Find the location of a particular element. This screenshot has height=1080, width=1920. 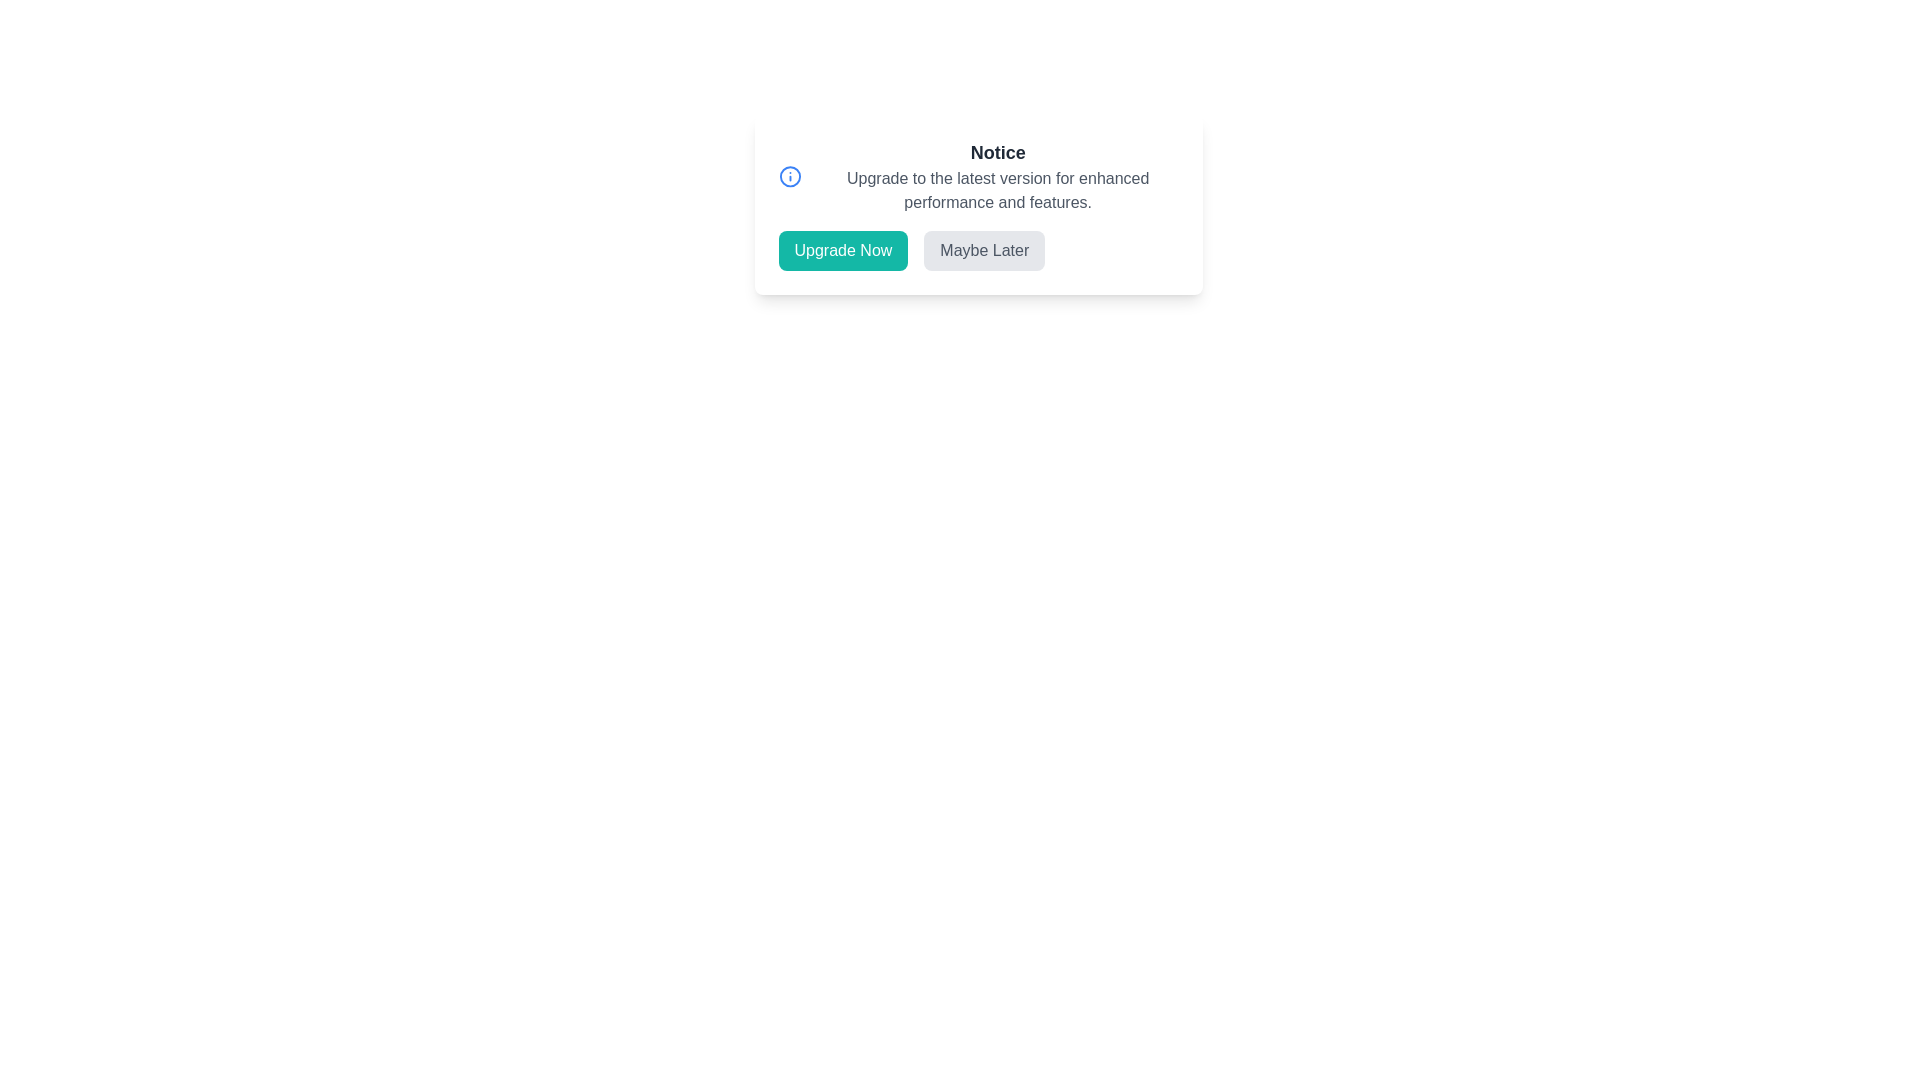

the 'Notice' label, which is prominently styled and located at the top of the card interface is located at coordinates (998, 152).